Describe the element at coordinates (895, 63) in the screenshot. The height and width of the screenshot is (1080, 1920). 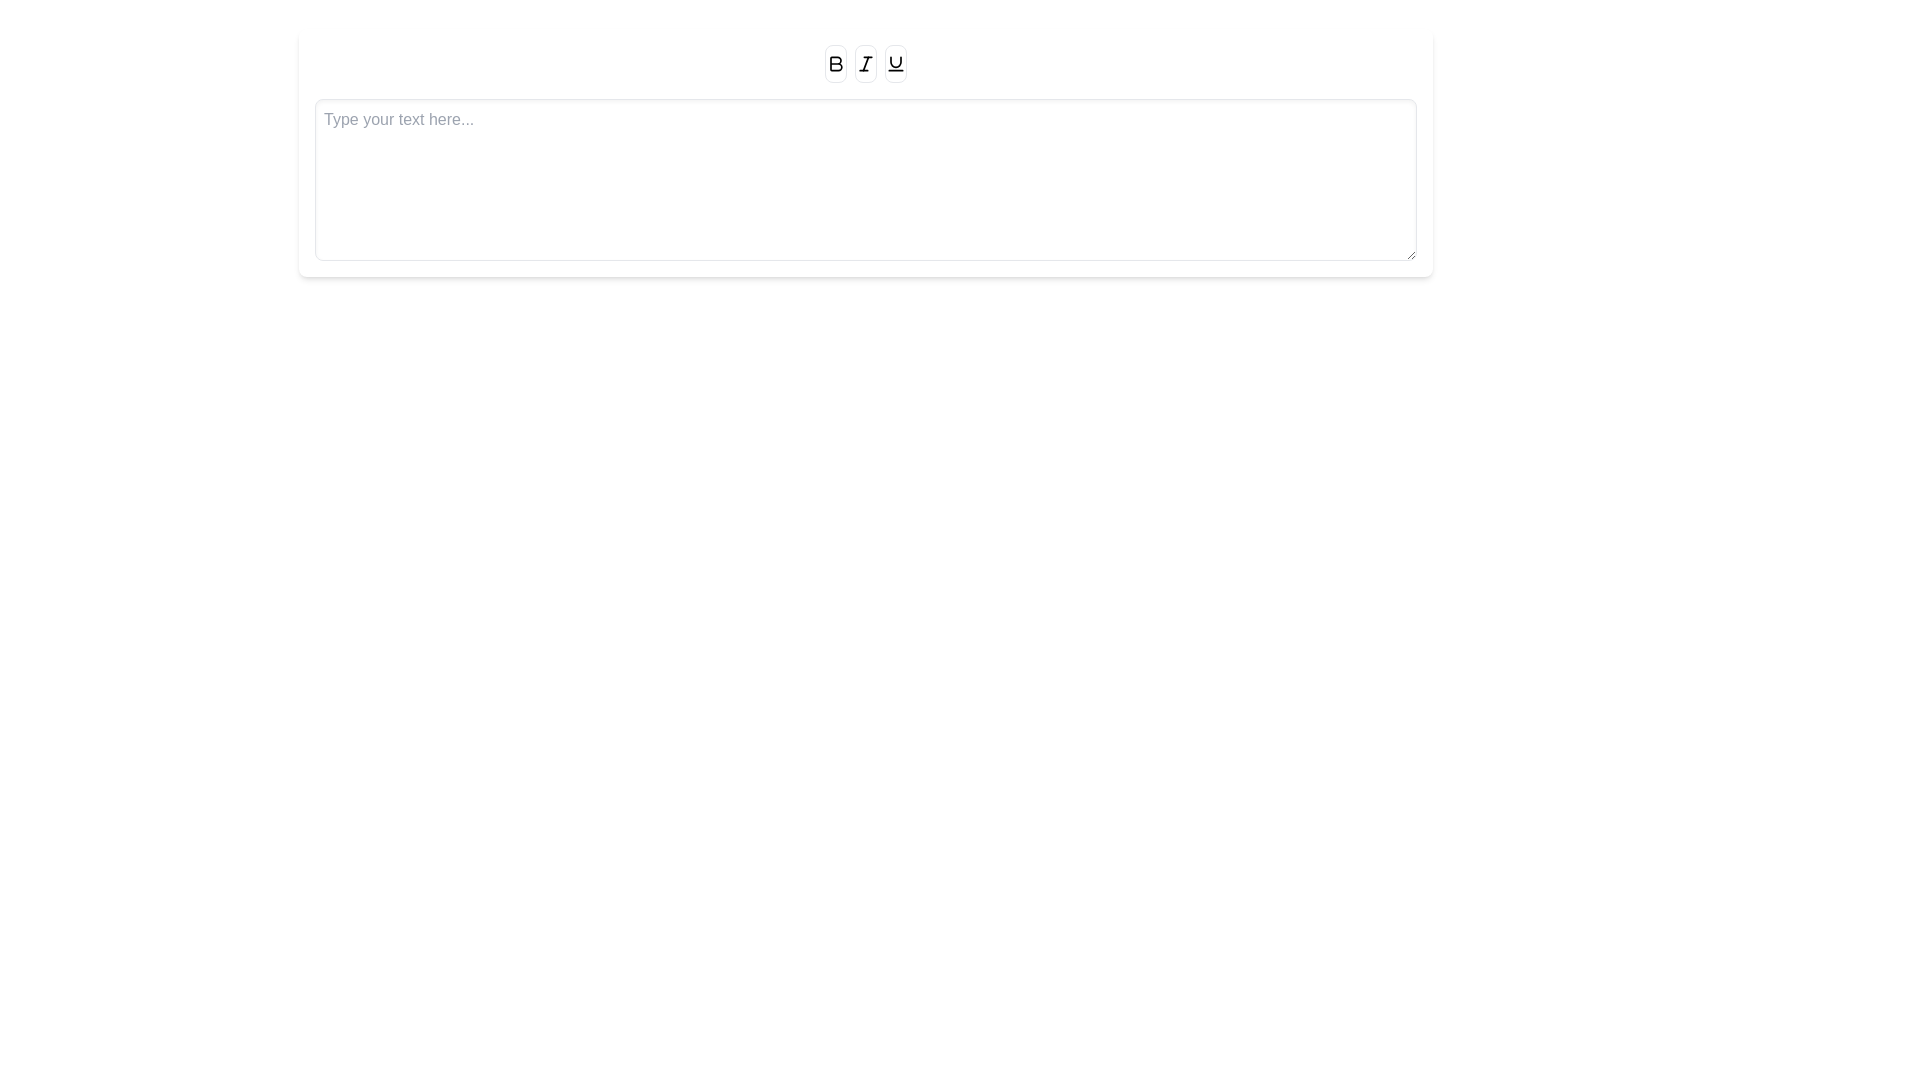
I see `the underline button in the text formatting toolbar to observe tooltip or visual feedback` at that location.